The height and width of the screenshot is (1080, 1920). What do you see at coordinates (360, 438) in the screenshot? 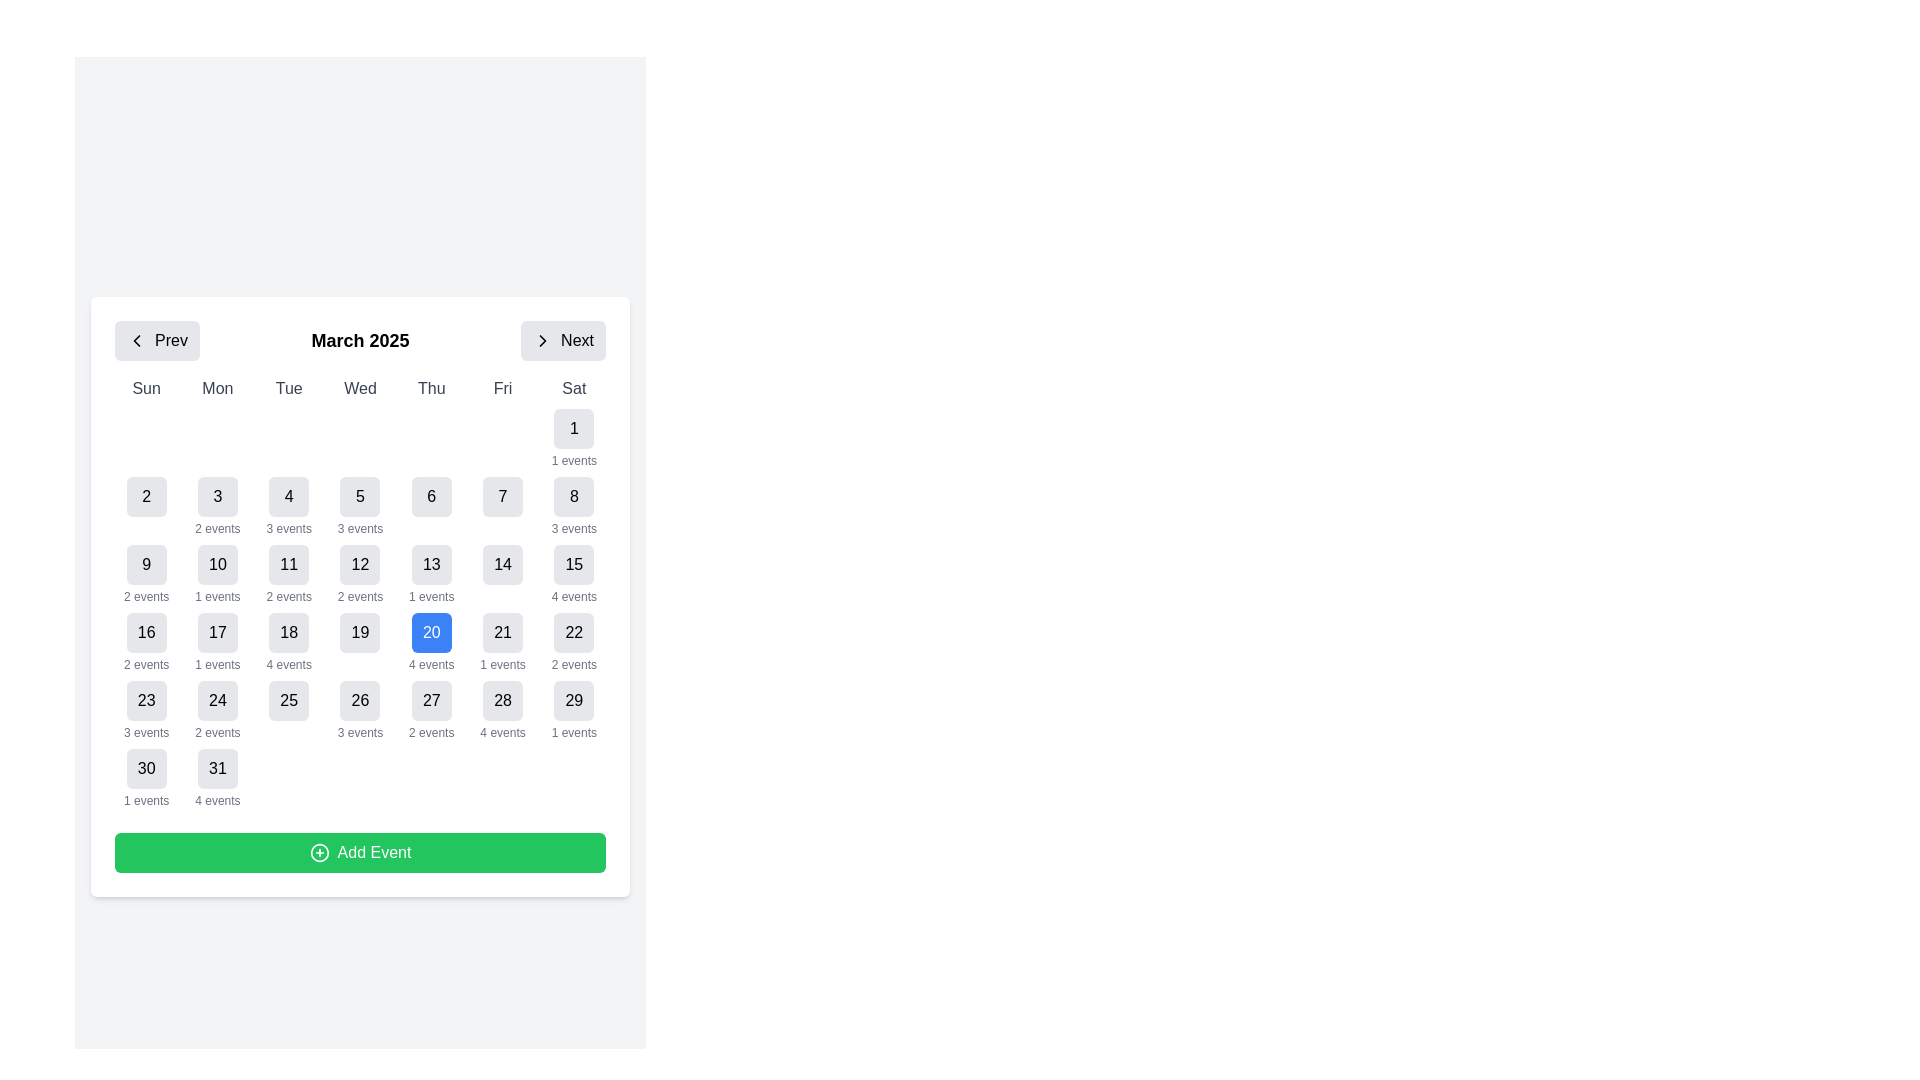
I see `the placeholder cell in the calendar grid under the 'Wed' header` at bounding box center [360, 438].